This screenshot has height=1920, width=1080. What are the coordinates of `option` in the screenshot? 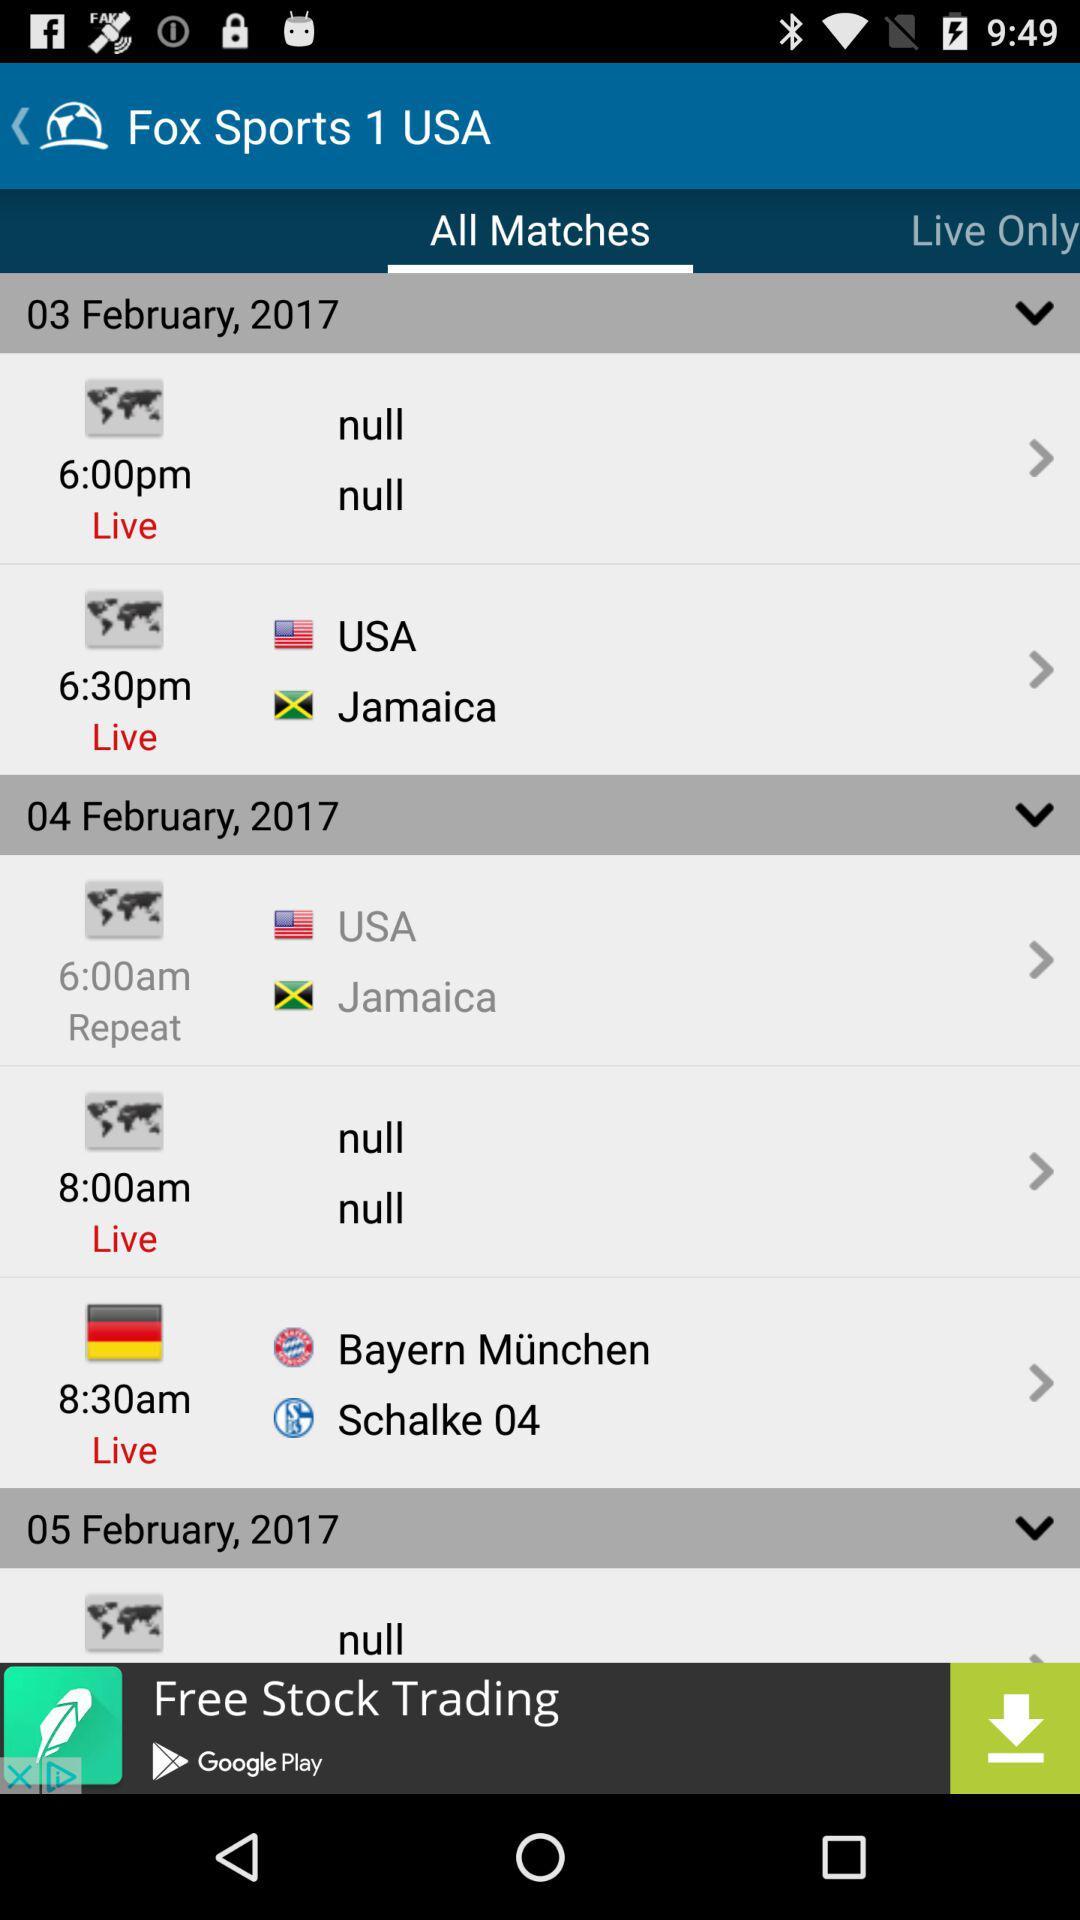 It's located at (540, 1727).